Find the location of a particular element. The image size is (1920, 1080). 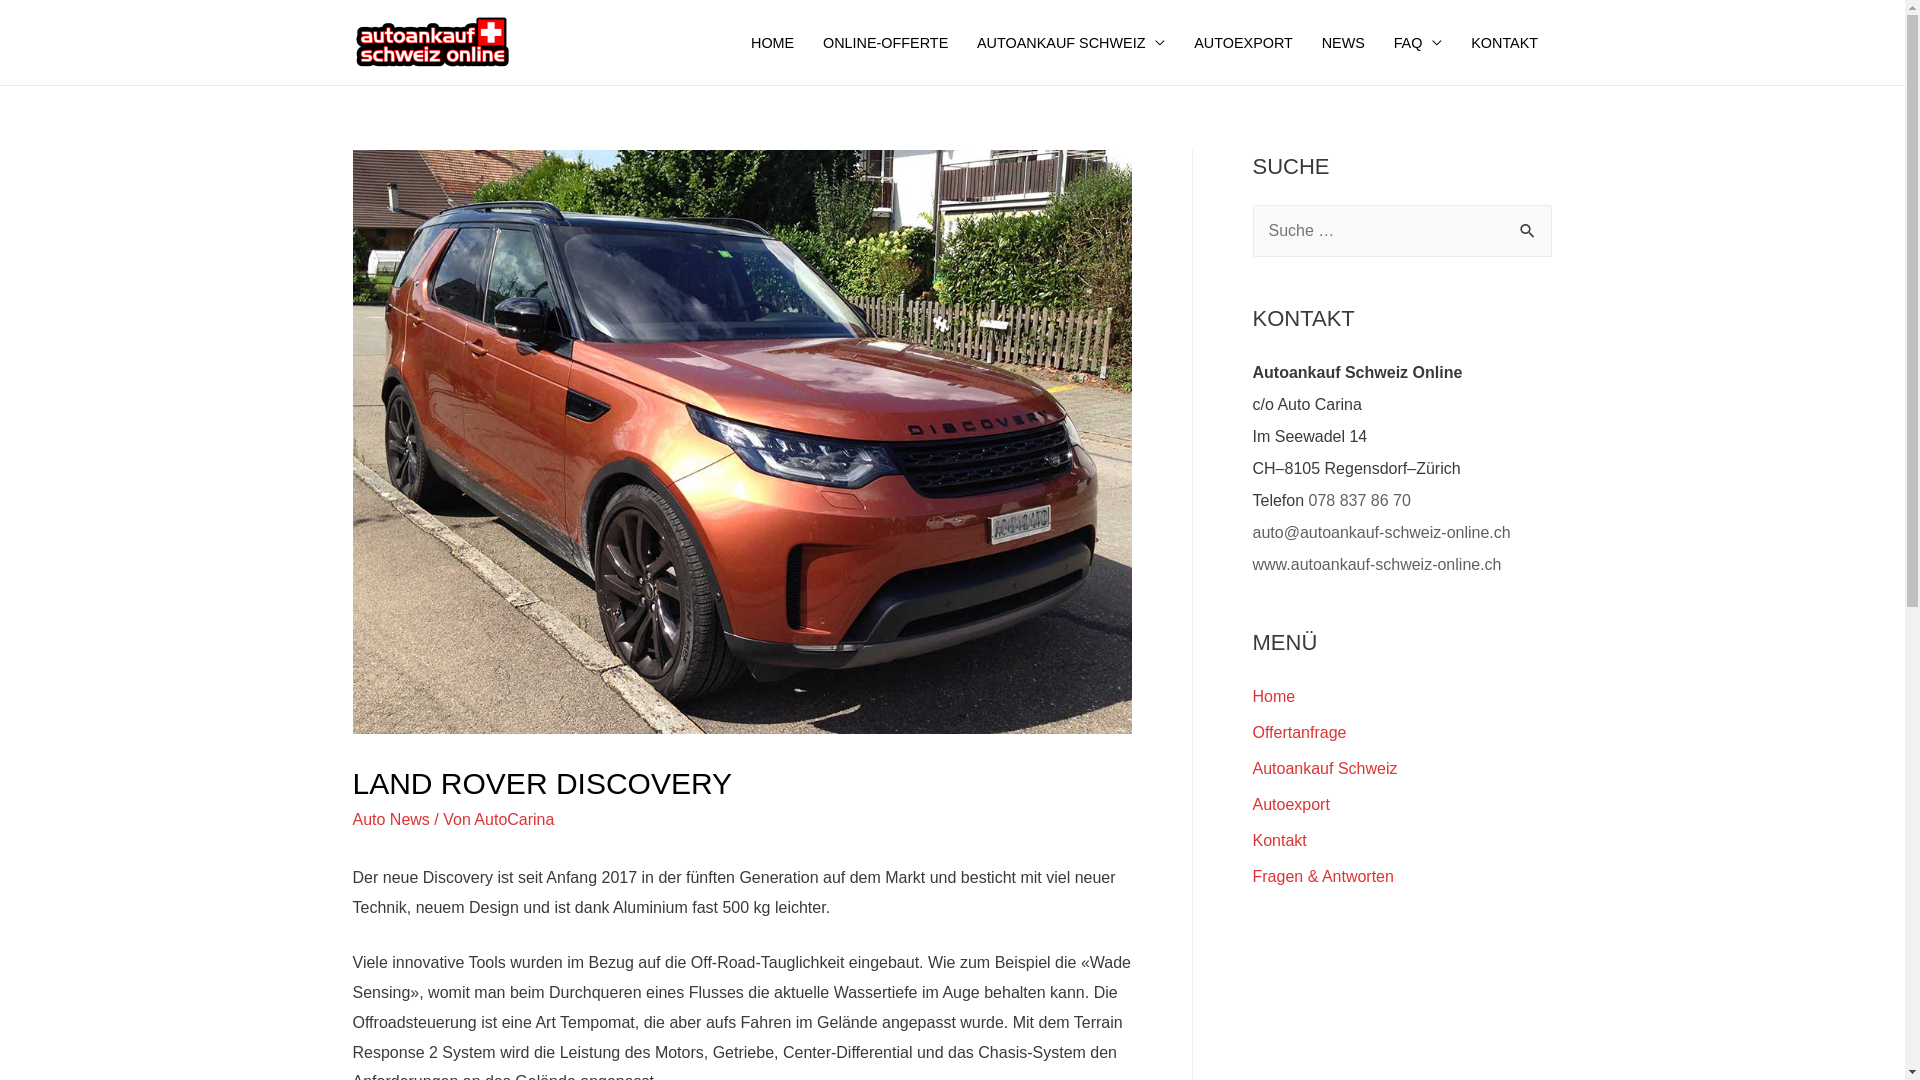

'Offertanfrage' is located at coordinates (1299, 732).